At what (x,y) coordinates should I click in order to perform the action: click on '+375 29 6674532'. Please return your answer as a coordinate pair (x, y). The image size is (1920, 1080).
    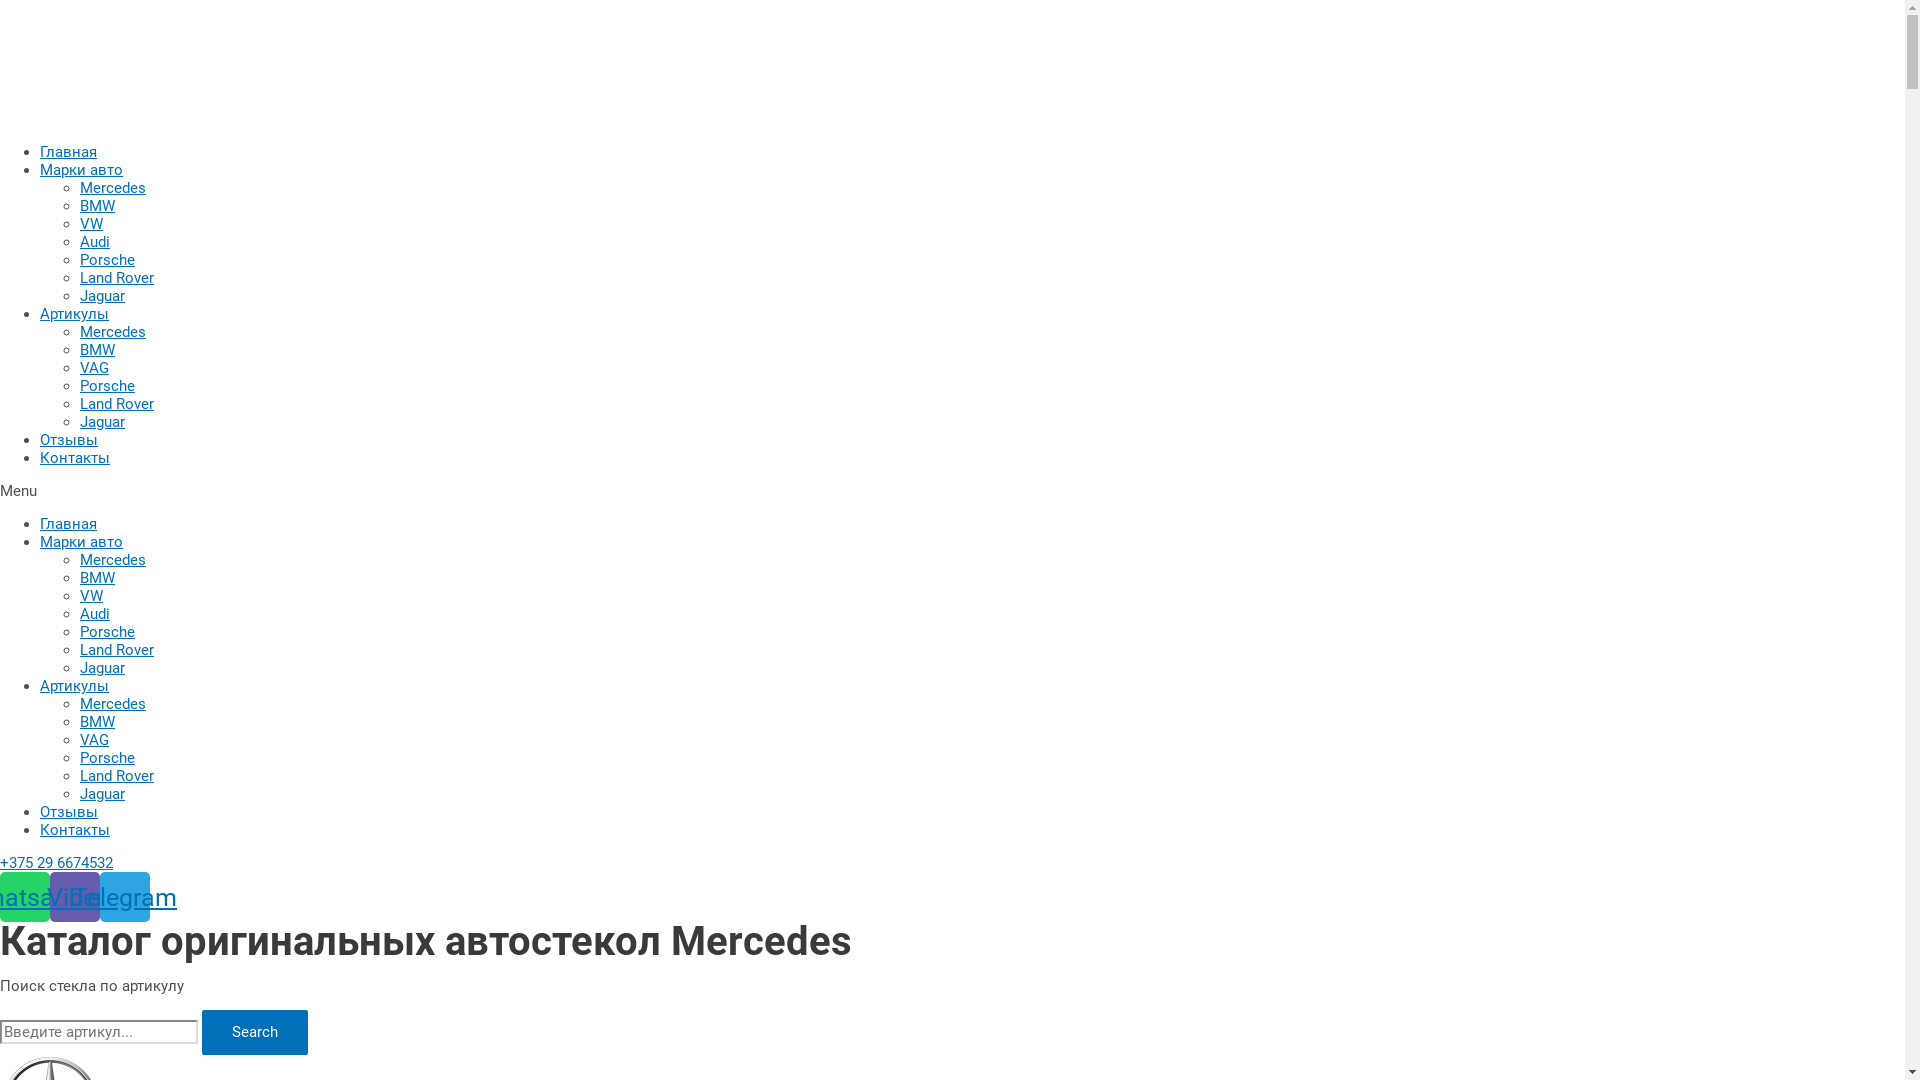
    Looking at the image, I should click on (56, 862).